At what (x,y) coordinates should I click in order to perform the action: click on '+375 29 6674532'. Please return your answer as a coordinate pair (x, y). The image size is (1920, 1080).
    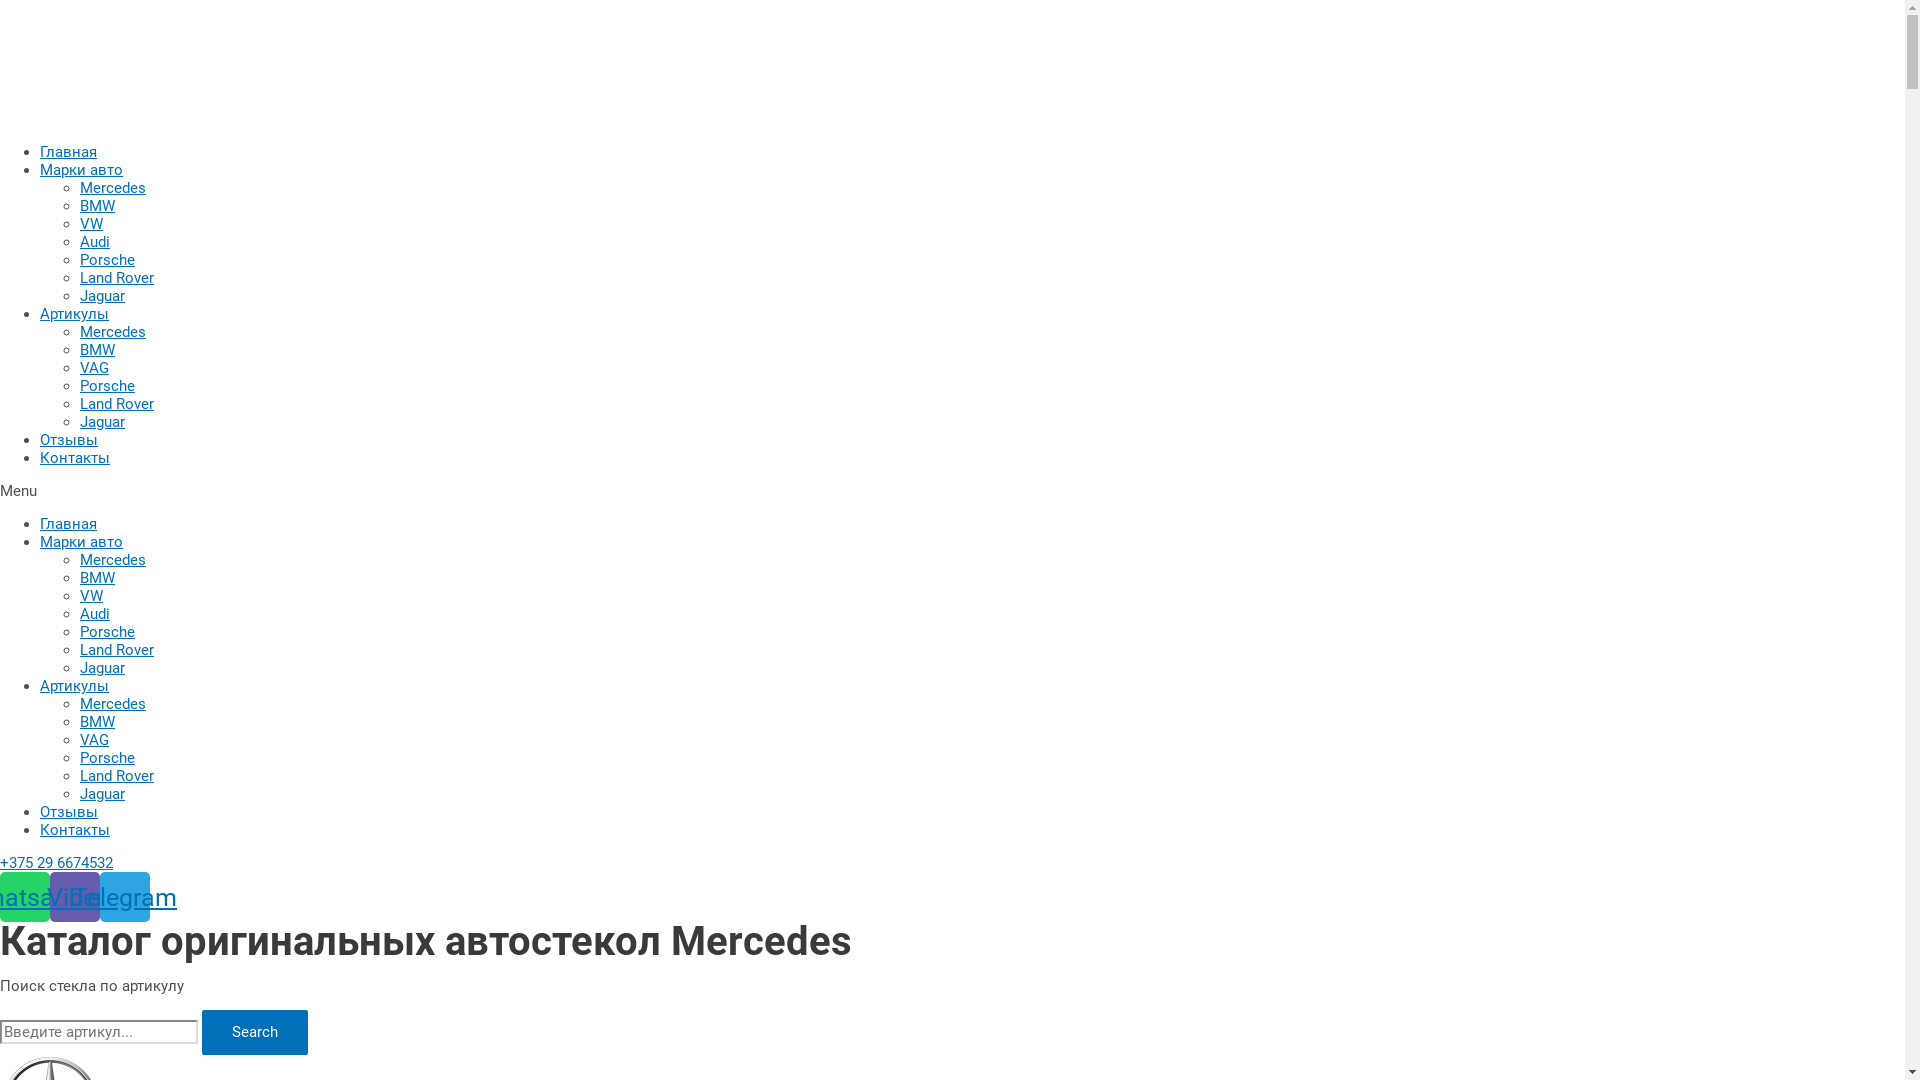
    Looking at the image, I should click on (56, 862).